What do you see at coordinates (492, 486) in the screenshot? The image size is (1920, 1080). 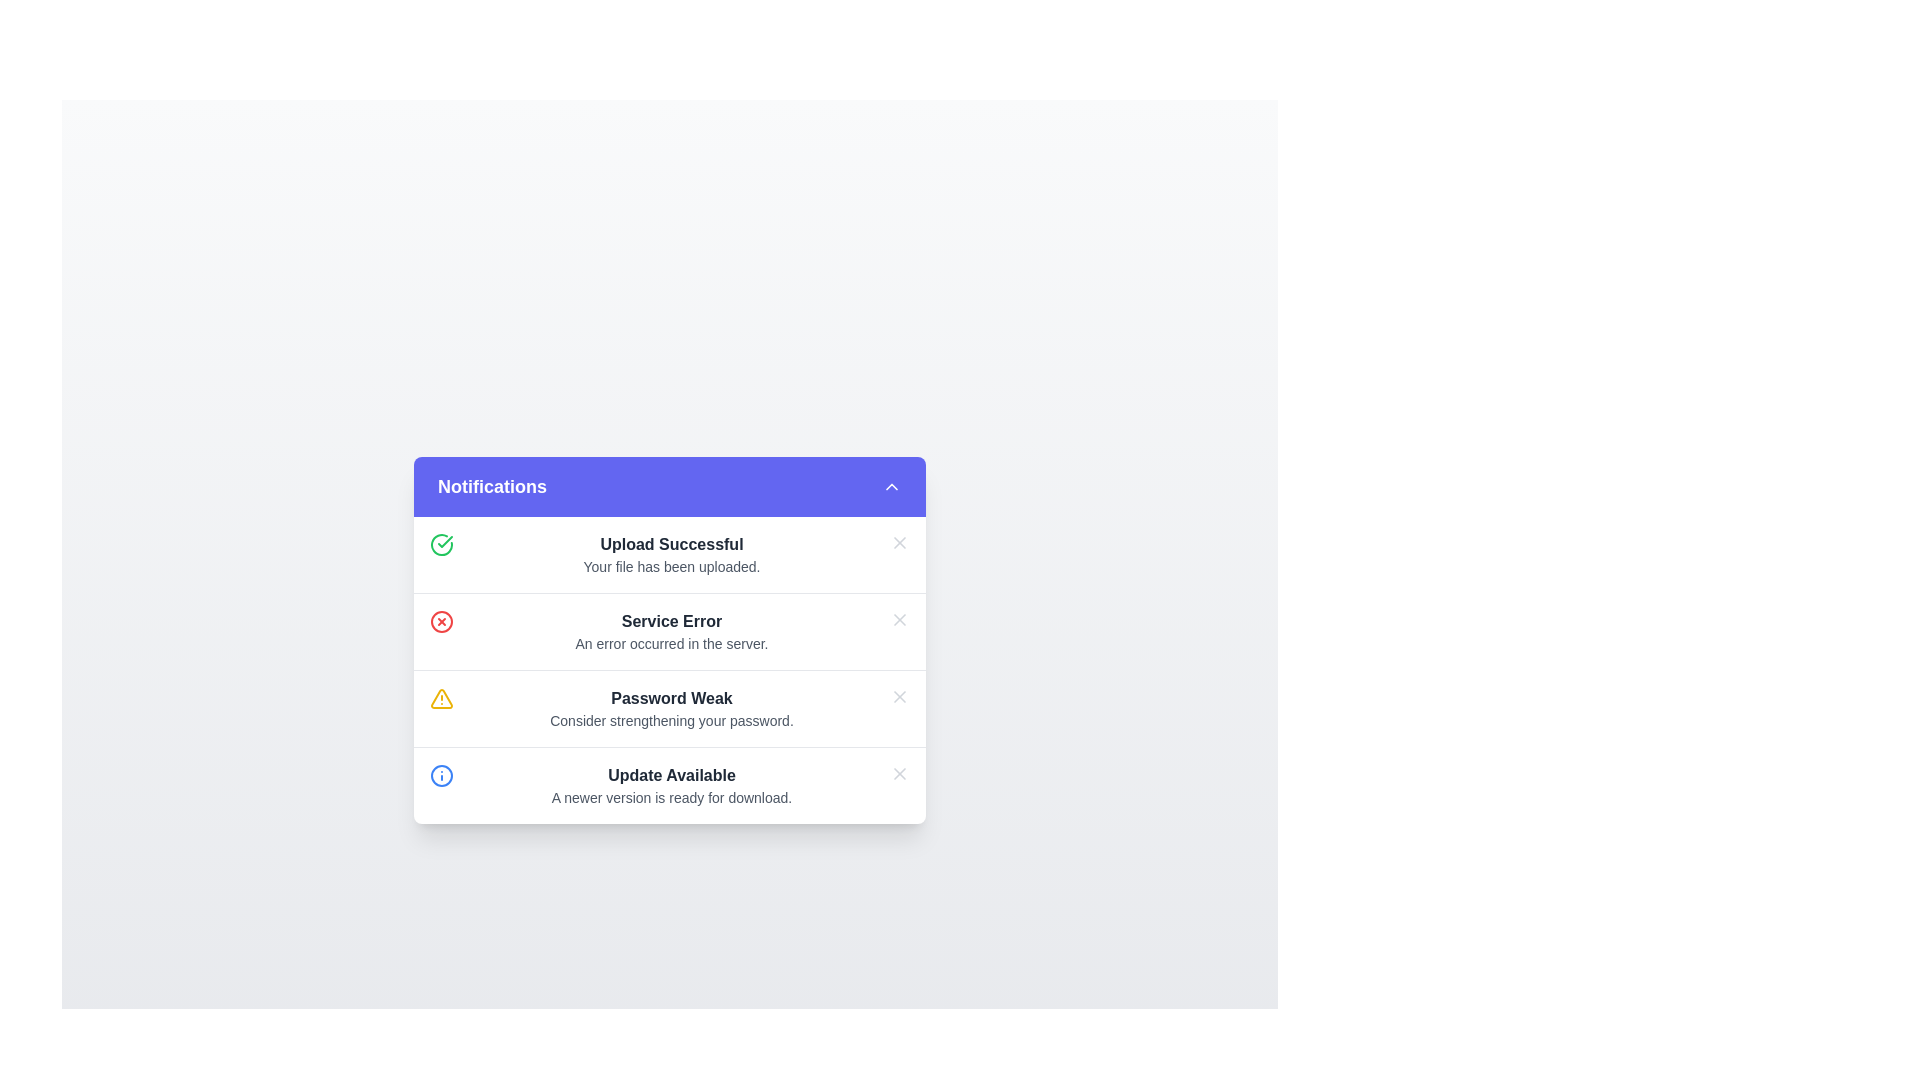 I see `the title text label for the notifications section, which is located near the top-left of the purple bar in the card interface` at bounding box center [492, 486].